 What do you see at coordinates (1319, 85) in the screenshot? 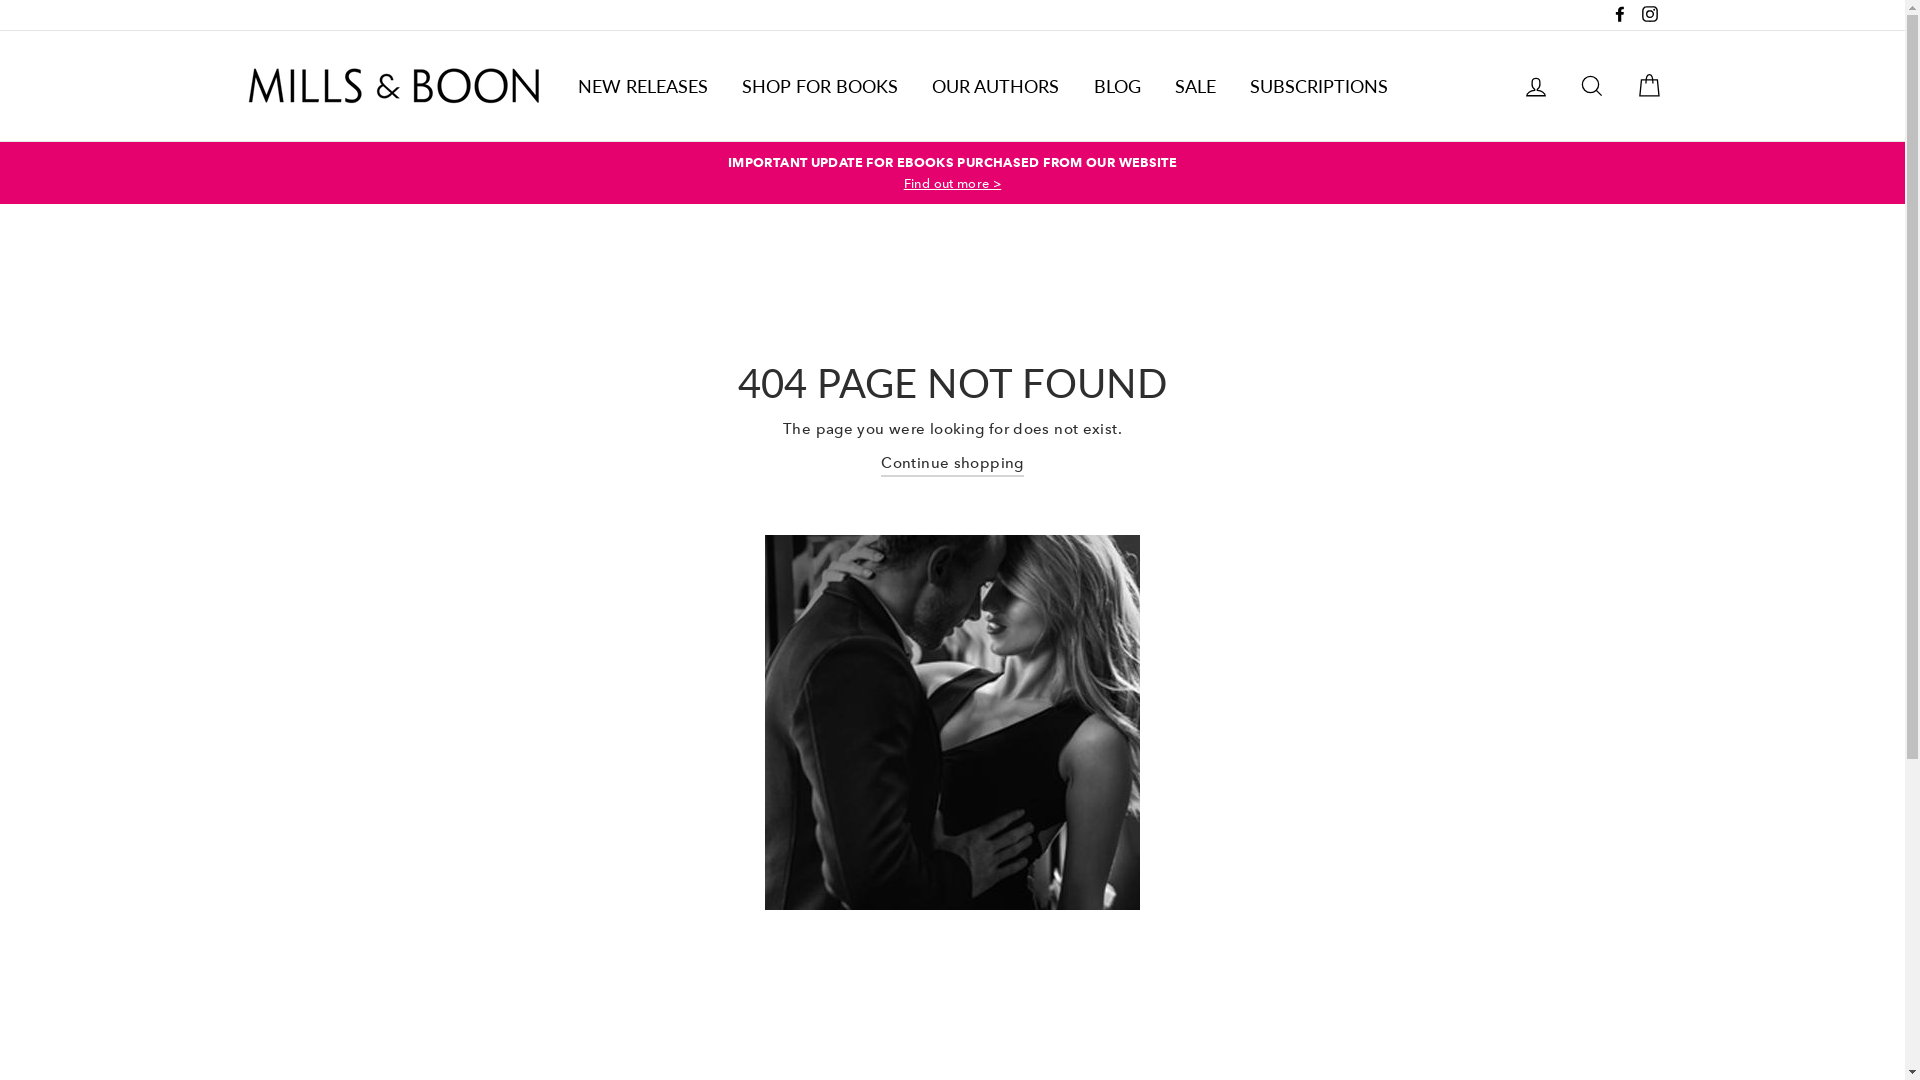
I see `'SUBSCRIPTIONS'` at bounding box center [1319, 85].